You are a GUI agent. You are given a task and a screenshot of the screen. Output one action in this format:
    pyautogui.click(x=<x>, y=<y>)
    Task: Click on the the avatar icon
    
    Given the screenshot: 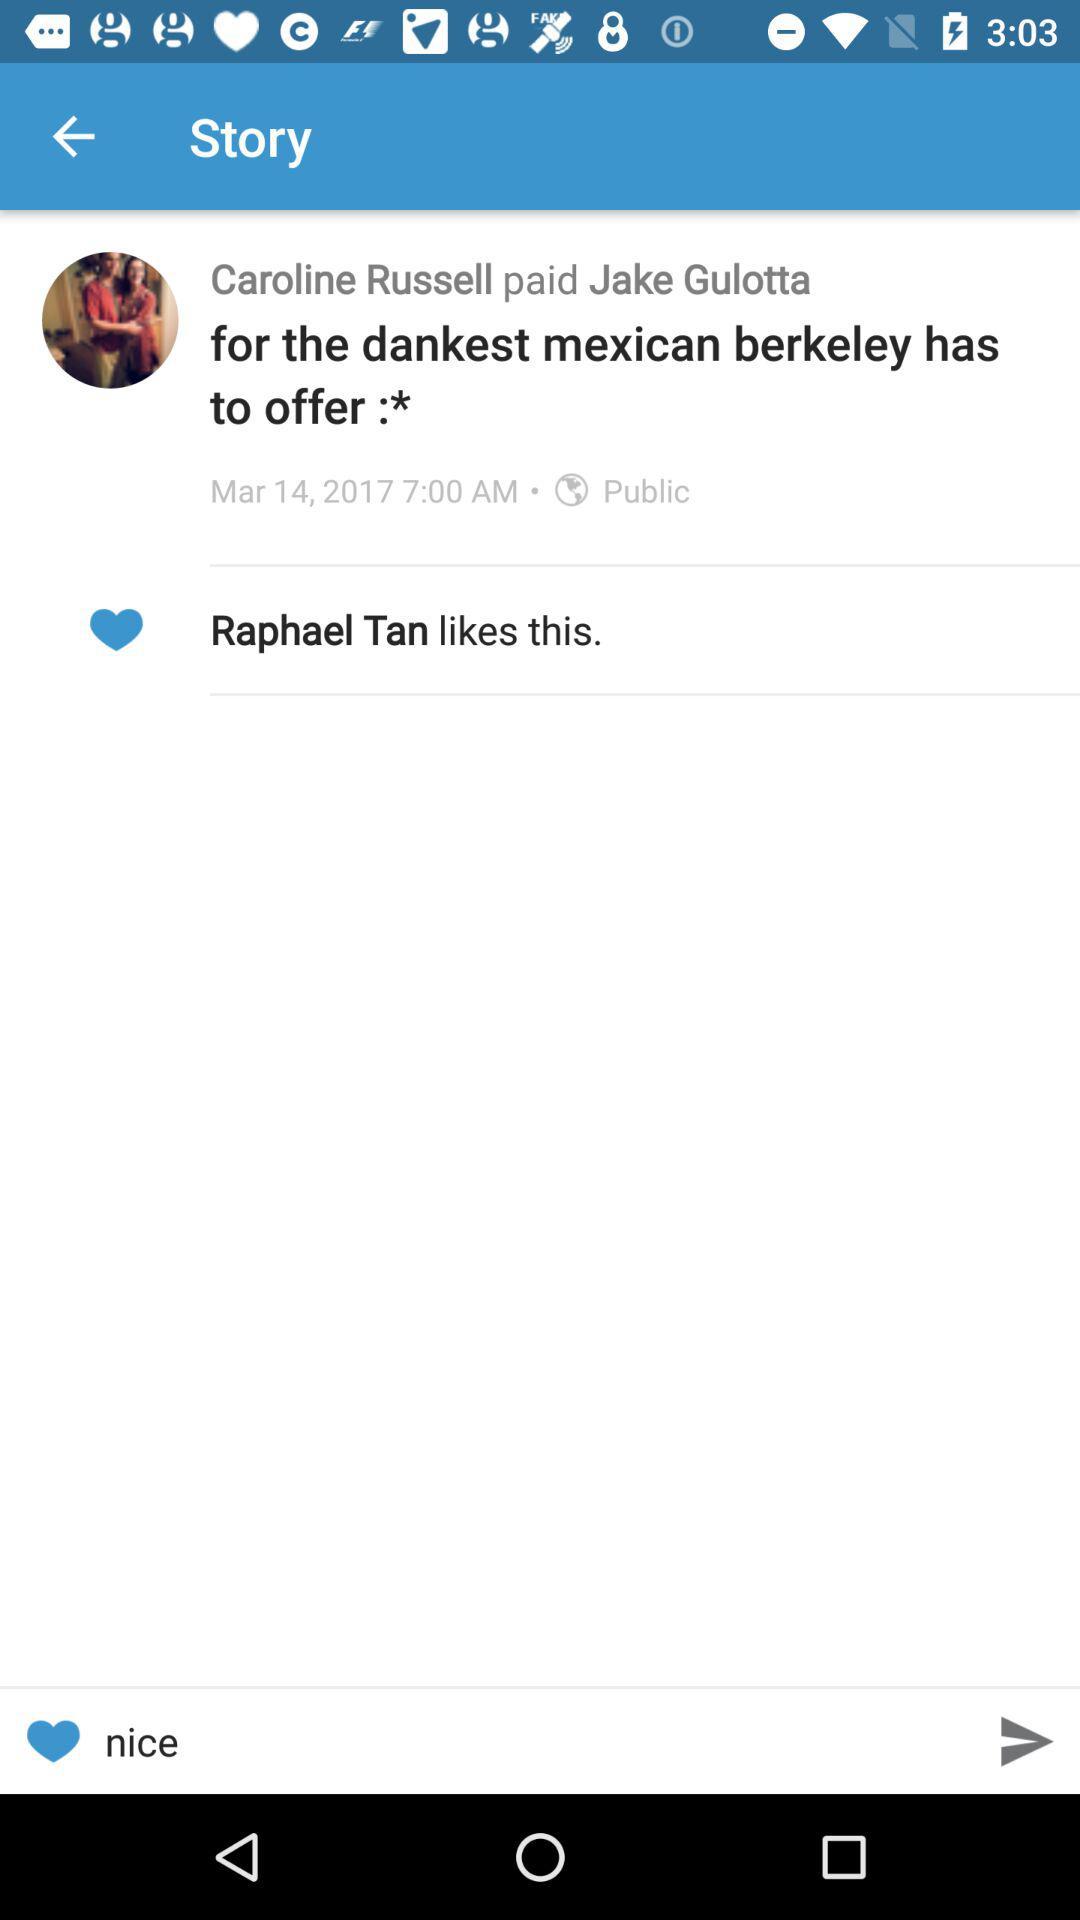 What is the action you would take?
    pyautogui.click(x=110, y=320)
    